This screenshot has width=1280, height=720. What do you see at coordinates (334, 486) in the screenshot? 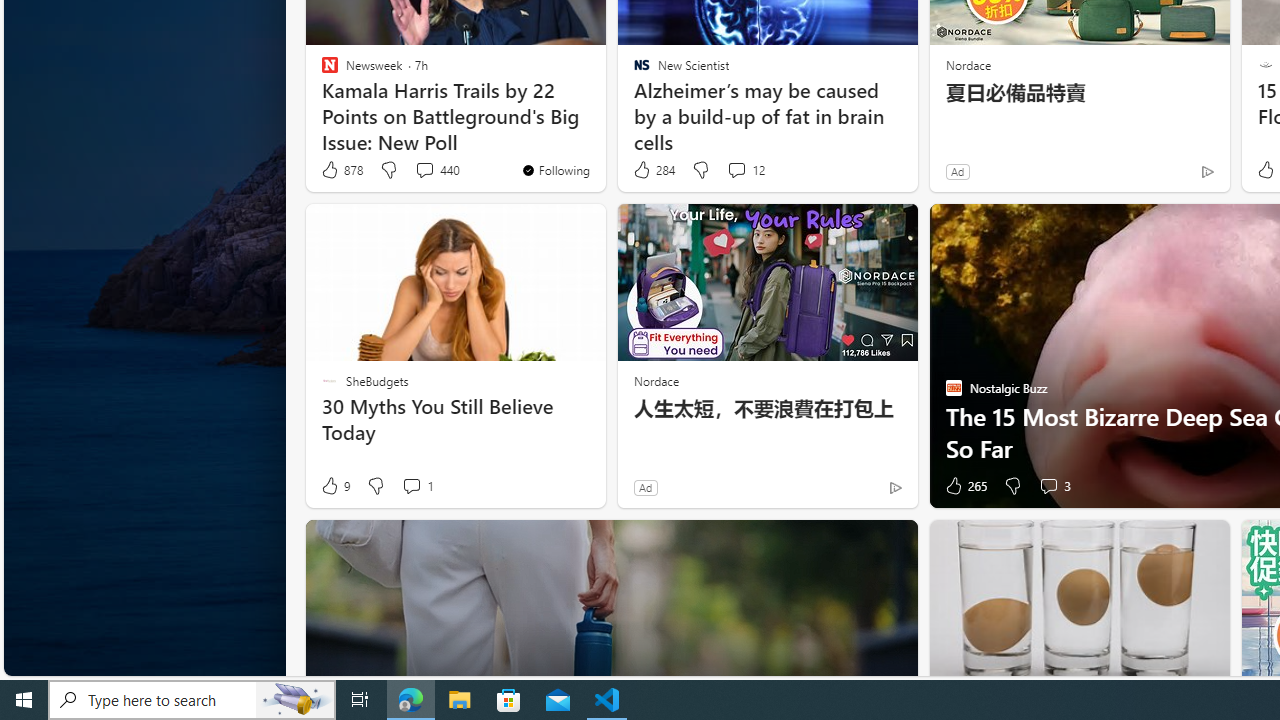
I see `'9 Like'` at bounding box center [334, 486].